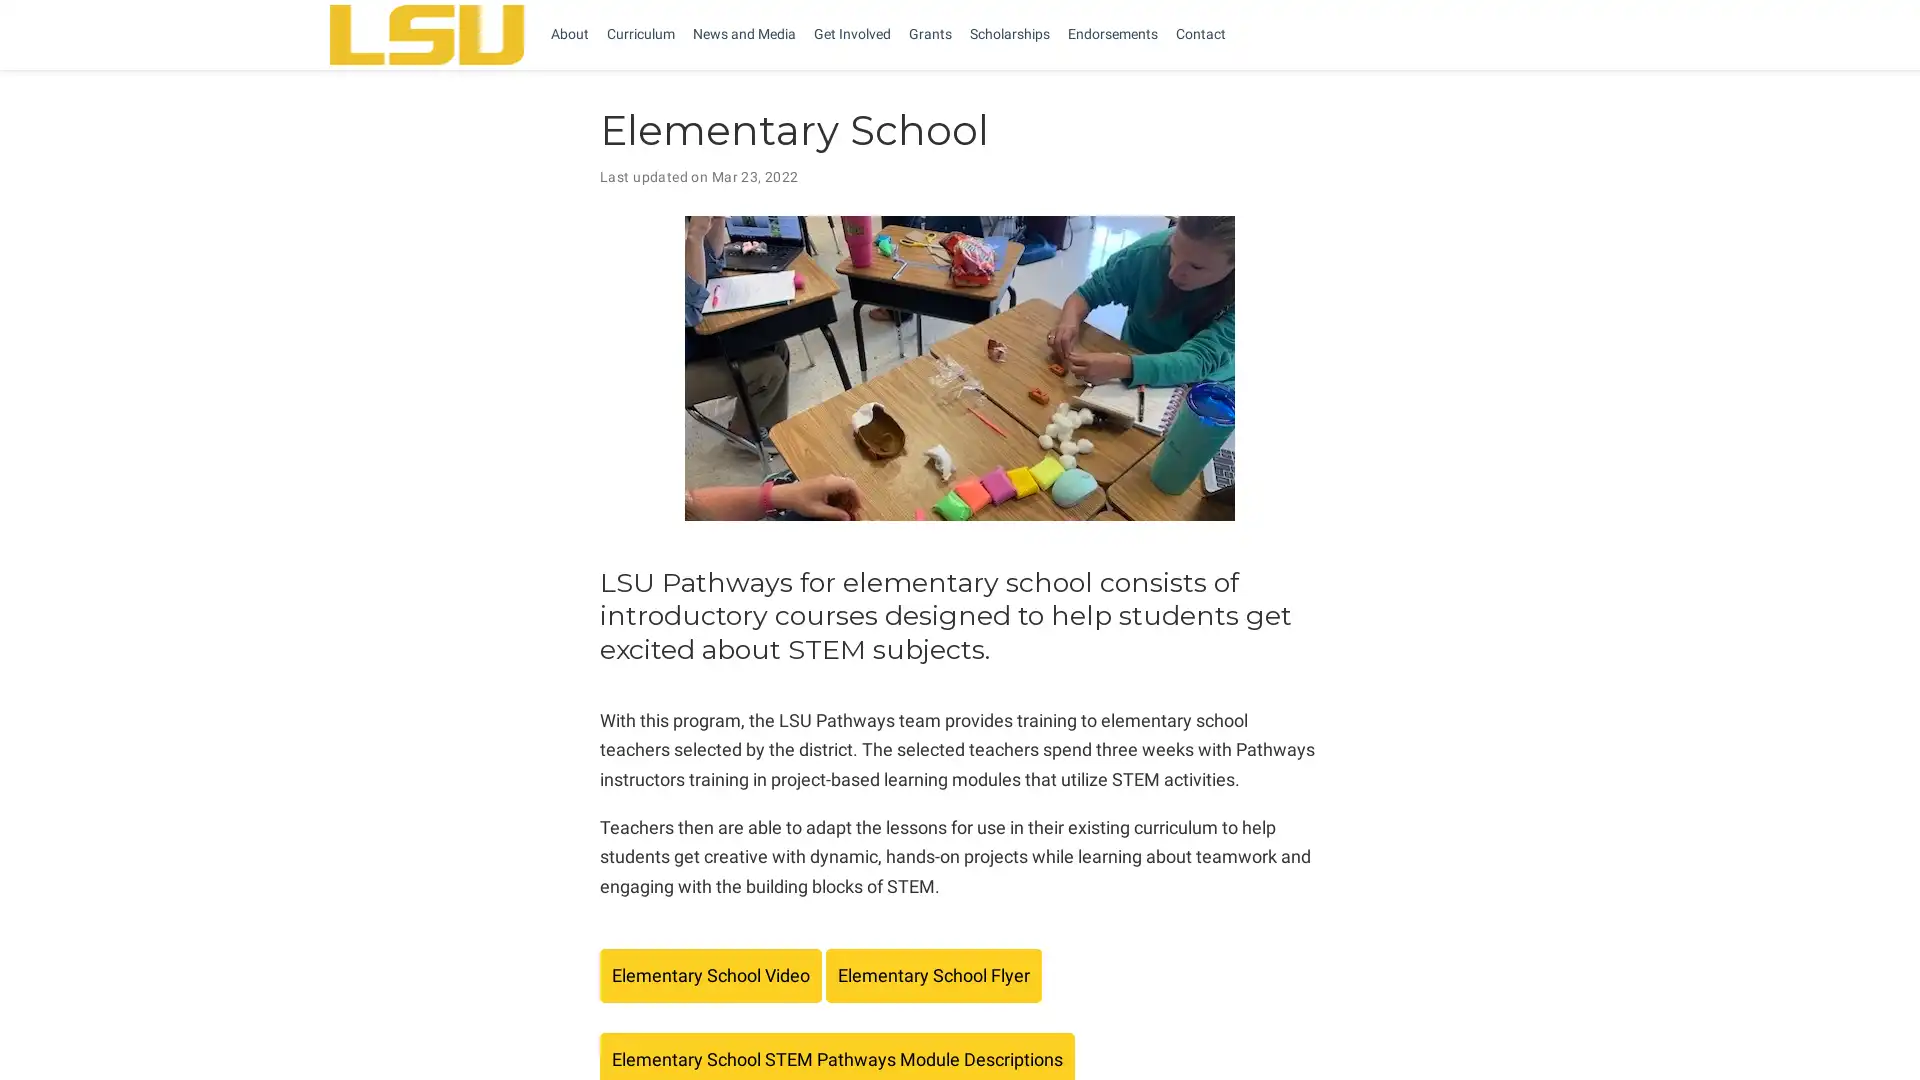 The image size is (1920, 1080). I want to click on Elementary School Video, so click(710, 974).